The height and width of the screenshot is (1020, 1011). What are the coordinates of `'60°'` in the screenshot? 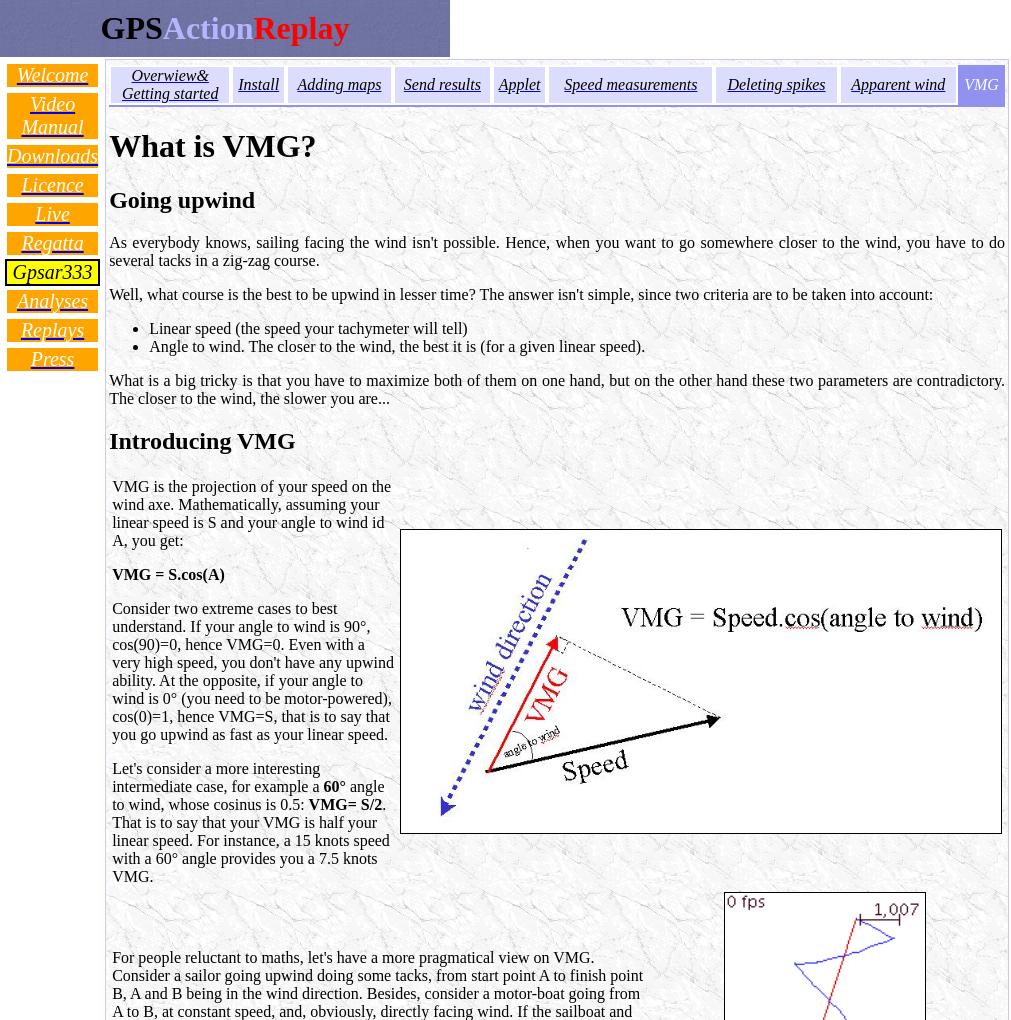 It's located at (334, 784).